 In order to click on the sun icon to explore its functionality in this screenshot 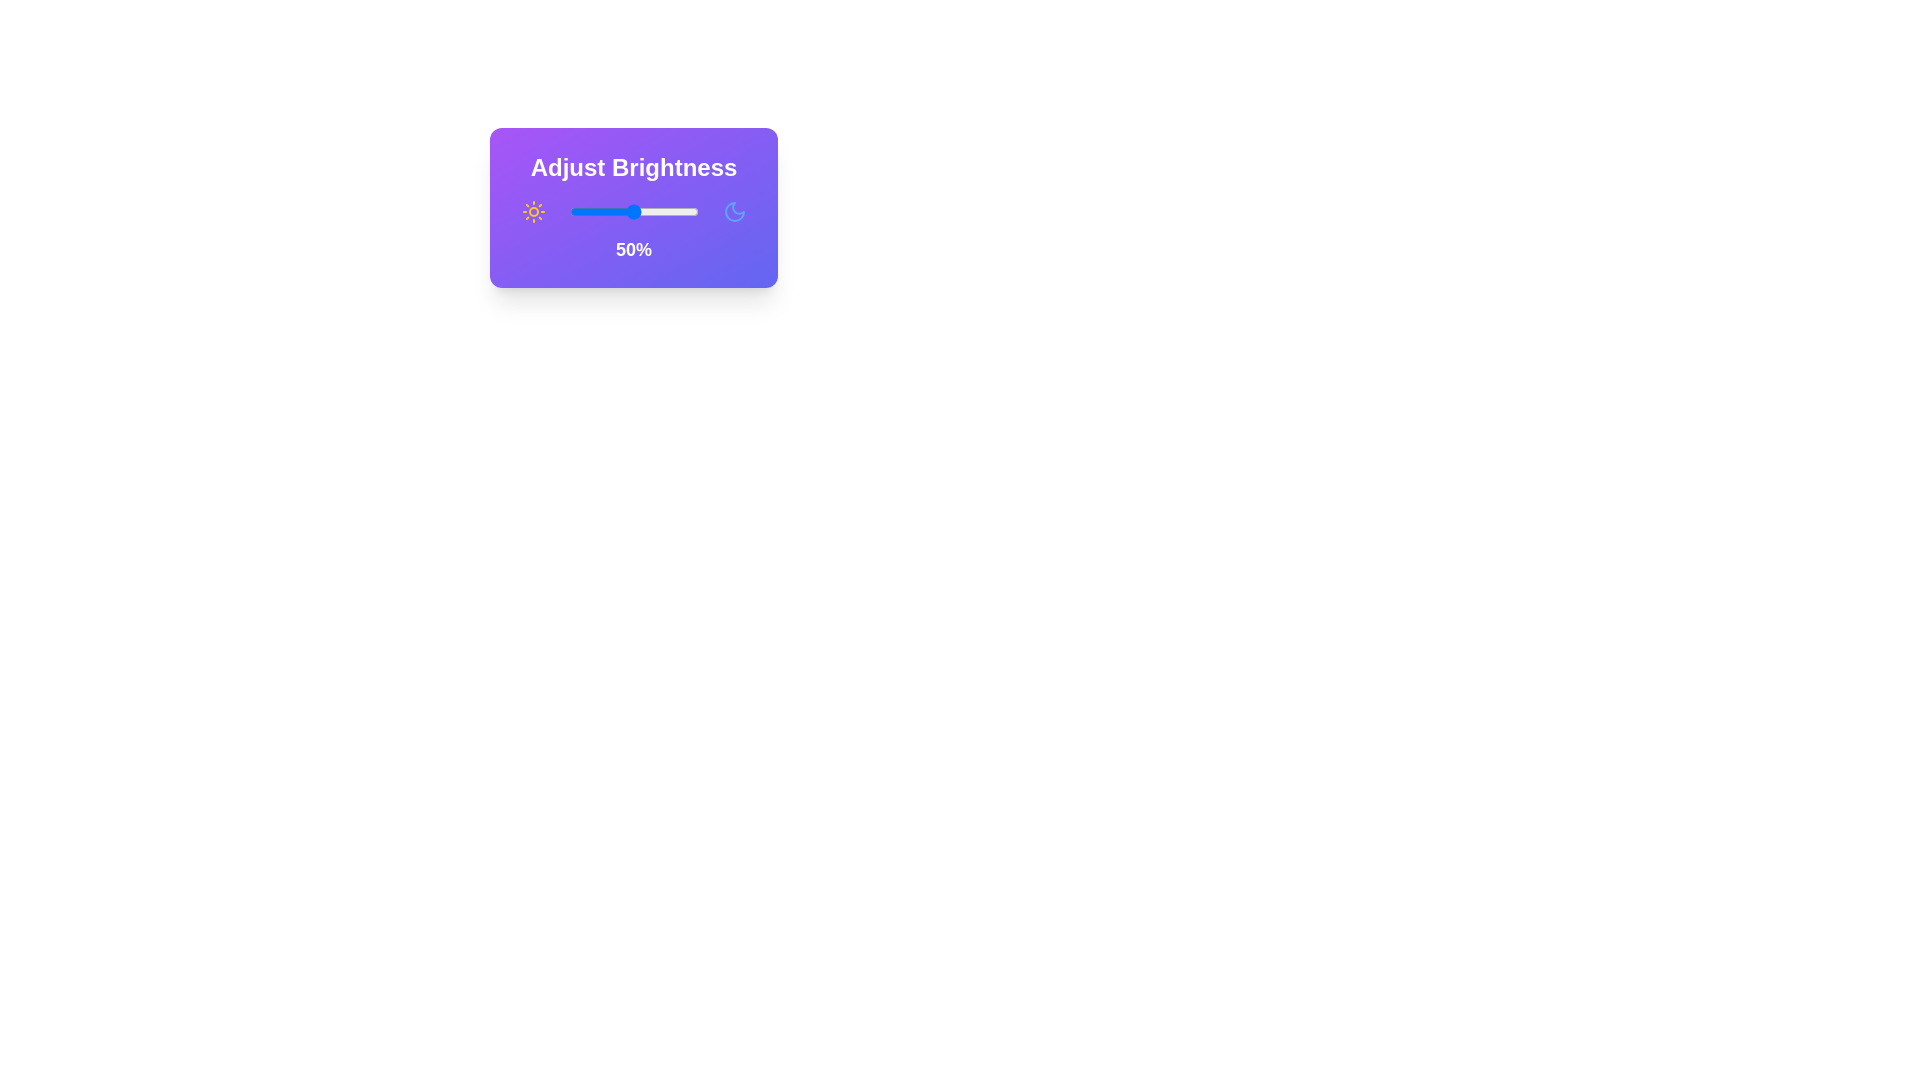, I will do `click(533, 212)`.